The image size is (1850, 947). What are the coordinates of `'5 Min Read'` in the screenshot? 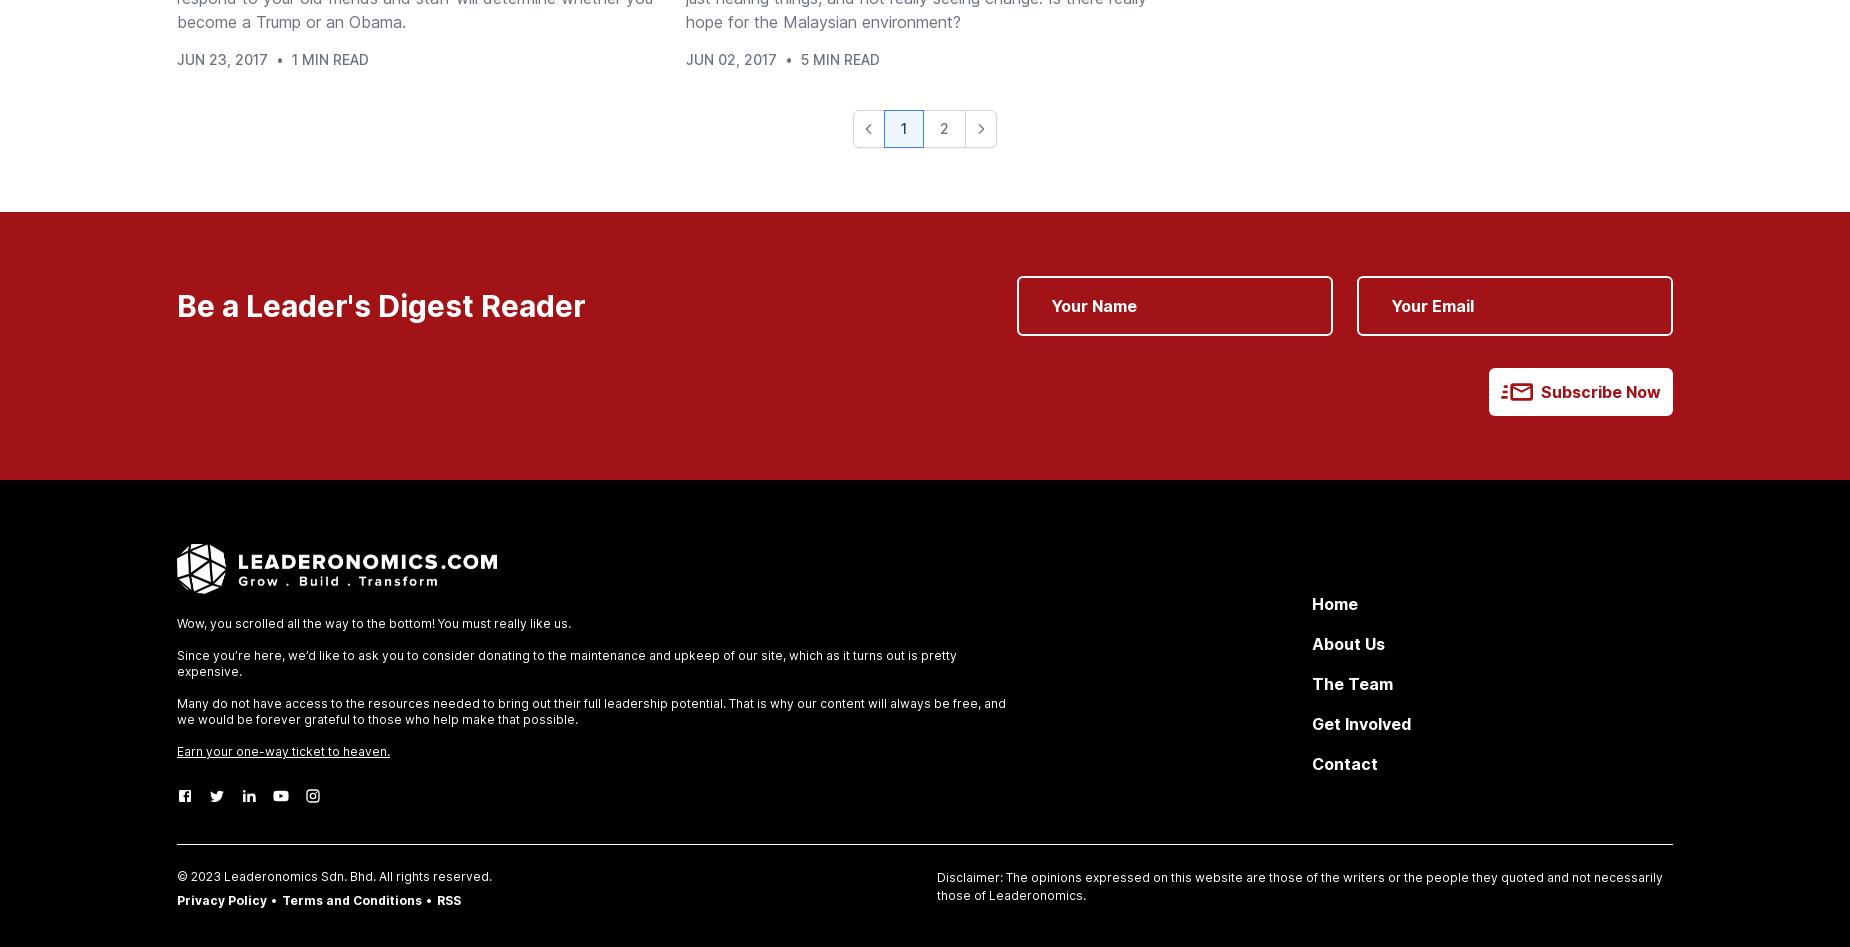 It's located at (840, 59).